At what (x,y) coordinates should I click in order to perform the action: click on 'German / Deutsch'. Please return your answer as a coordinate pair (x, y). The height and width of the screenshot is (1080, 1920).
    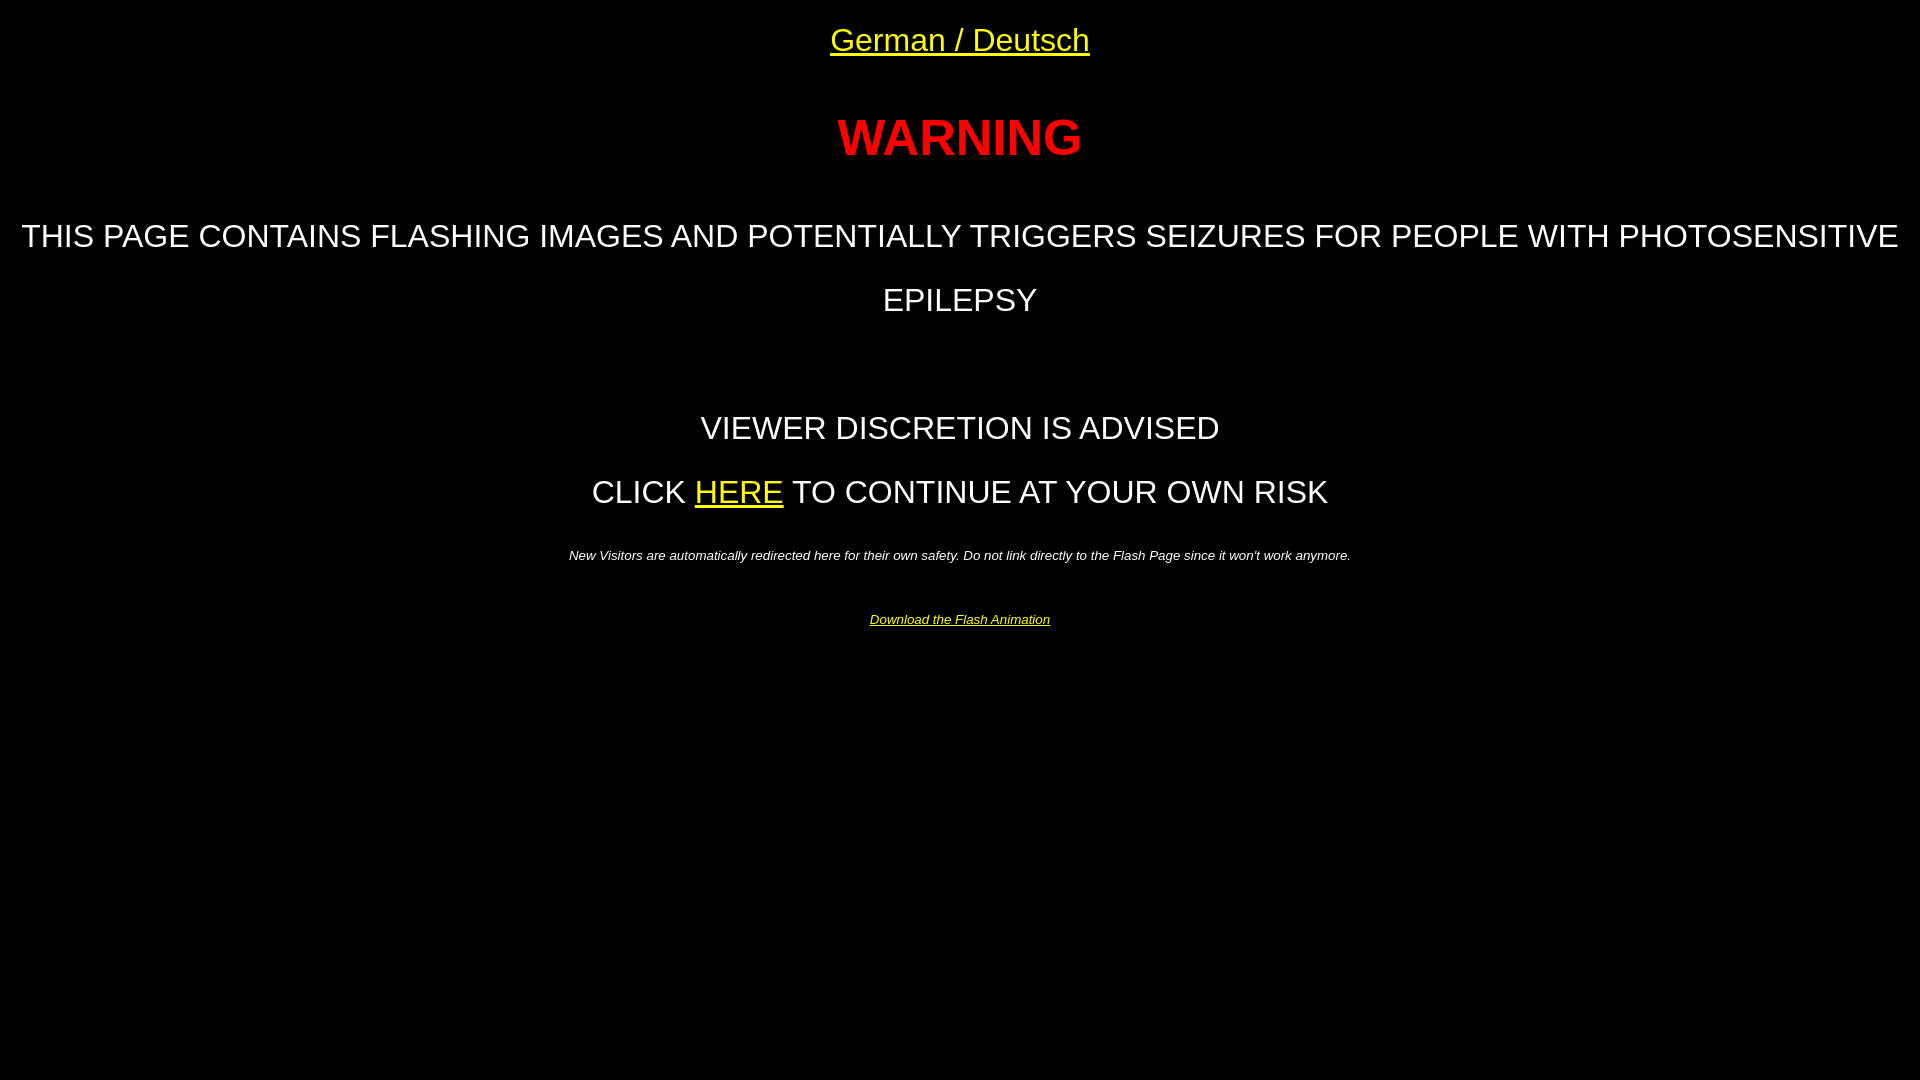
    Looking at the image, I should click on (960, 39).